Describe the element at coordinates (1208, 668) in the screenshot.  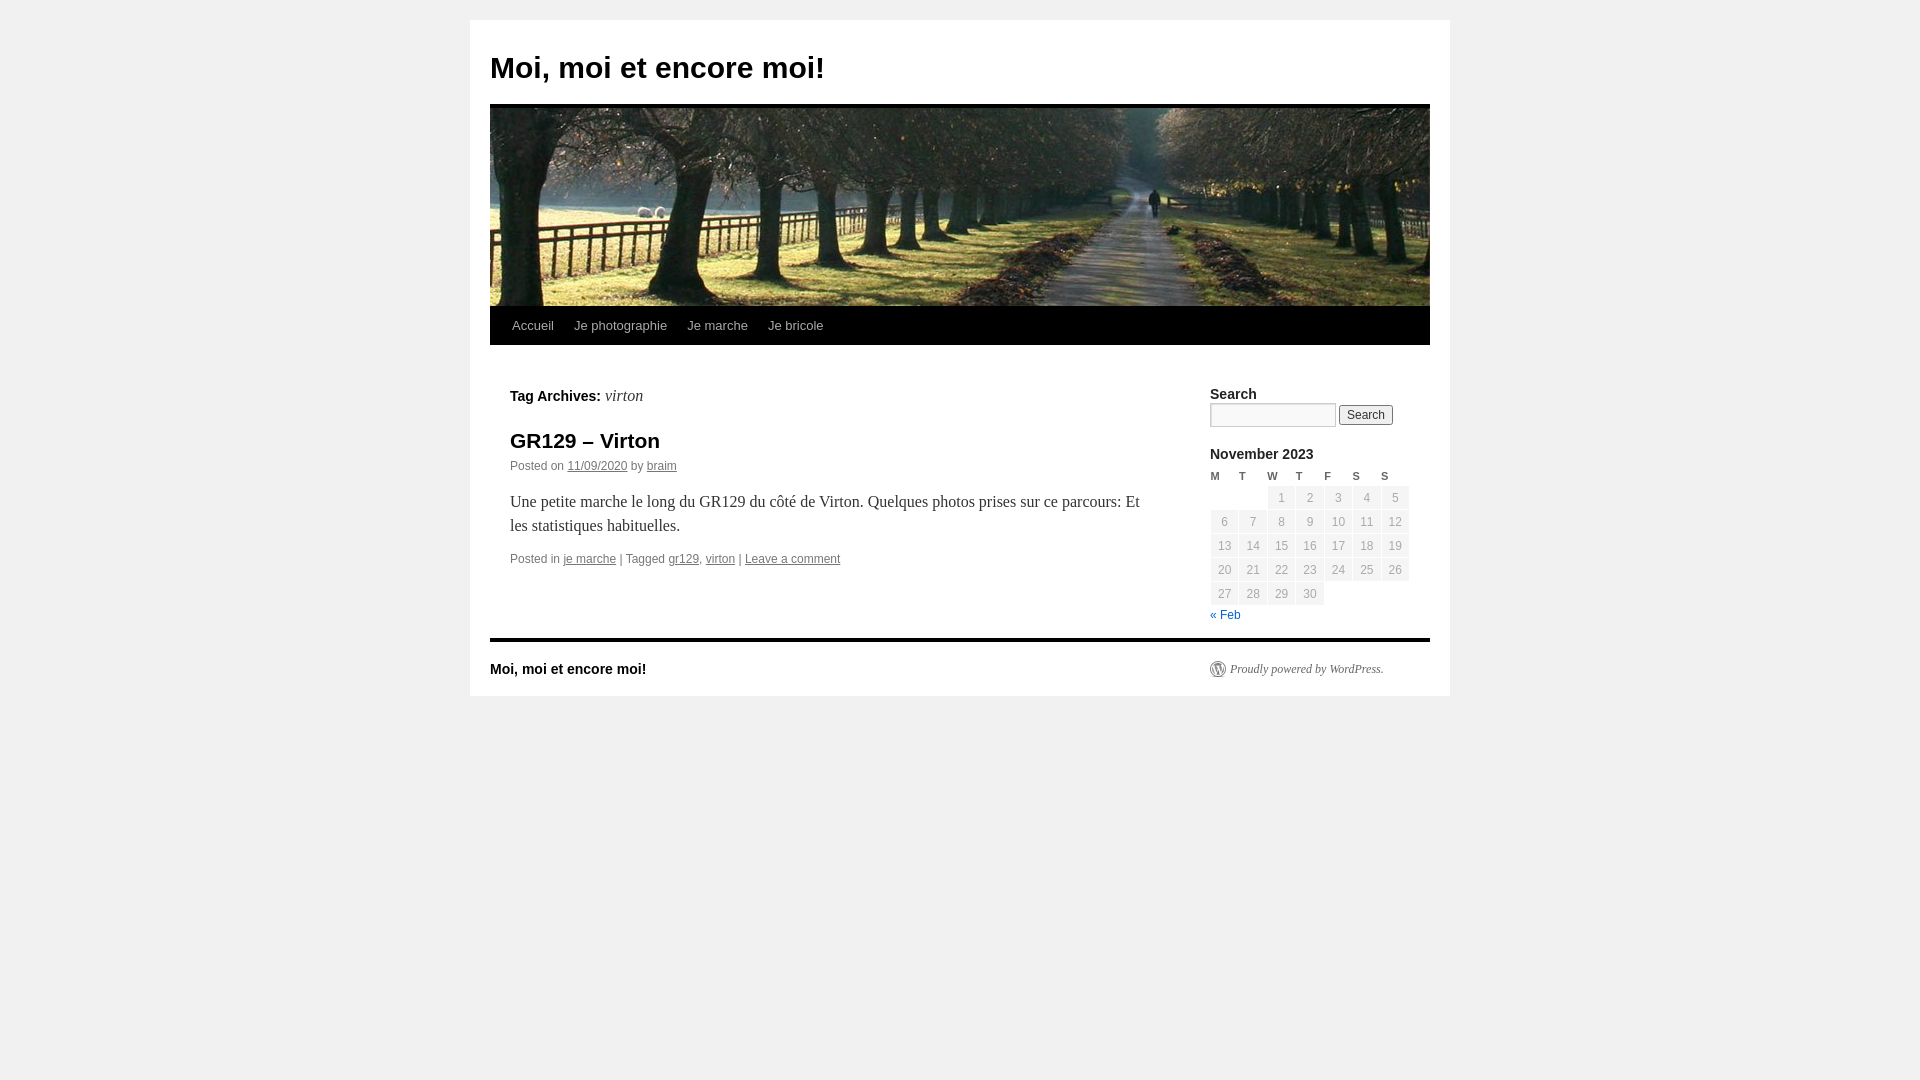
I see `'Proudly powered by WordPress.'` at that location.